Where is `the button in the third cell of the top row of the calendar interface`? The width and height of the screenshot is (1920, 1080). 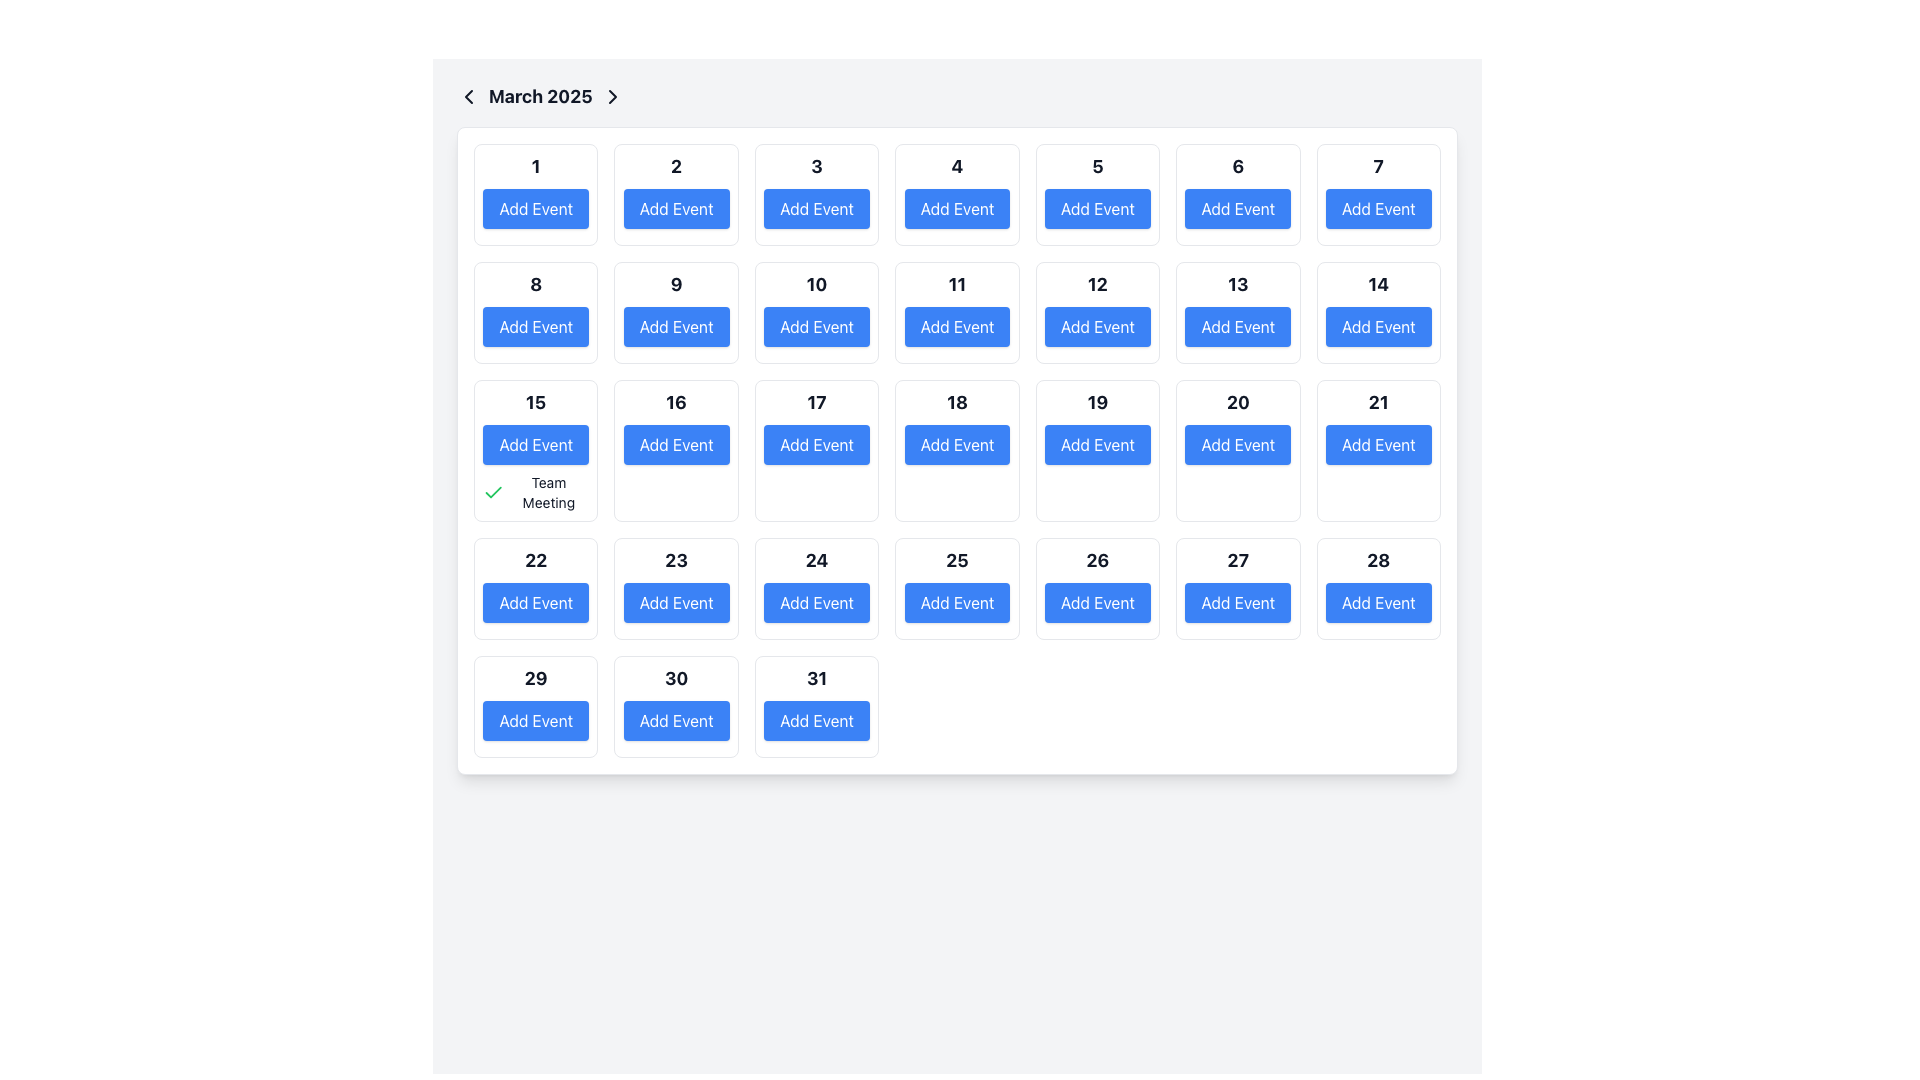
the button in the third cell of the top row of the calendar interface is located at coordinates (817, 208).